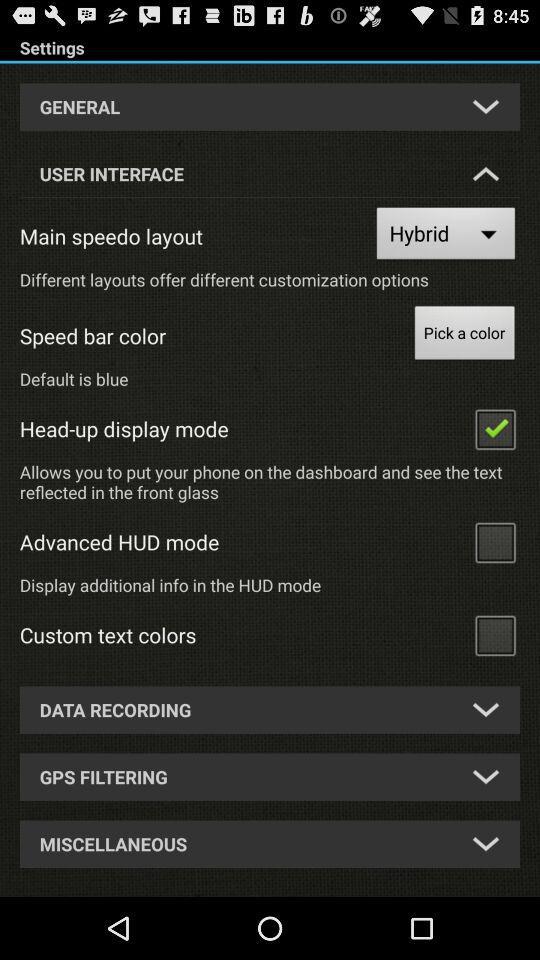 The height and width of the screenshot is (960, 540). Describe the element at coordinates (494, 541) in the screenshot. I see `check box toggle advanced hug mode` at that location.